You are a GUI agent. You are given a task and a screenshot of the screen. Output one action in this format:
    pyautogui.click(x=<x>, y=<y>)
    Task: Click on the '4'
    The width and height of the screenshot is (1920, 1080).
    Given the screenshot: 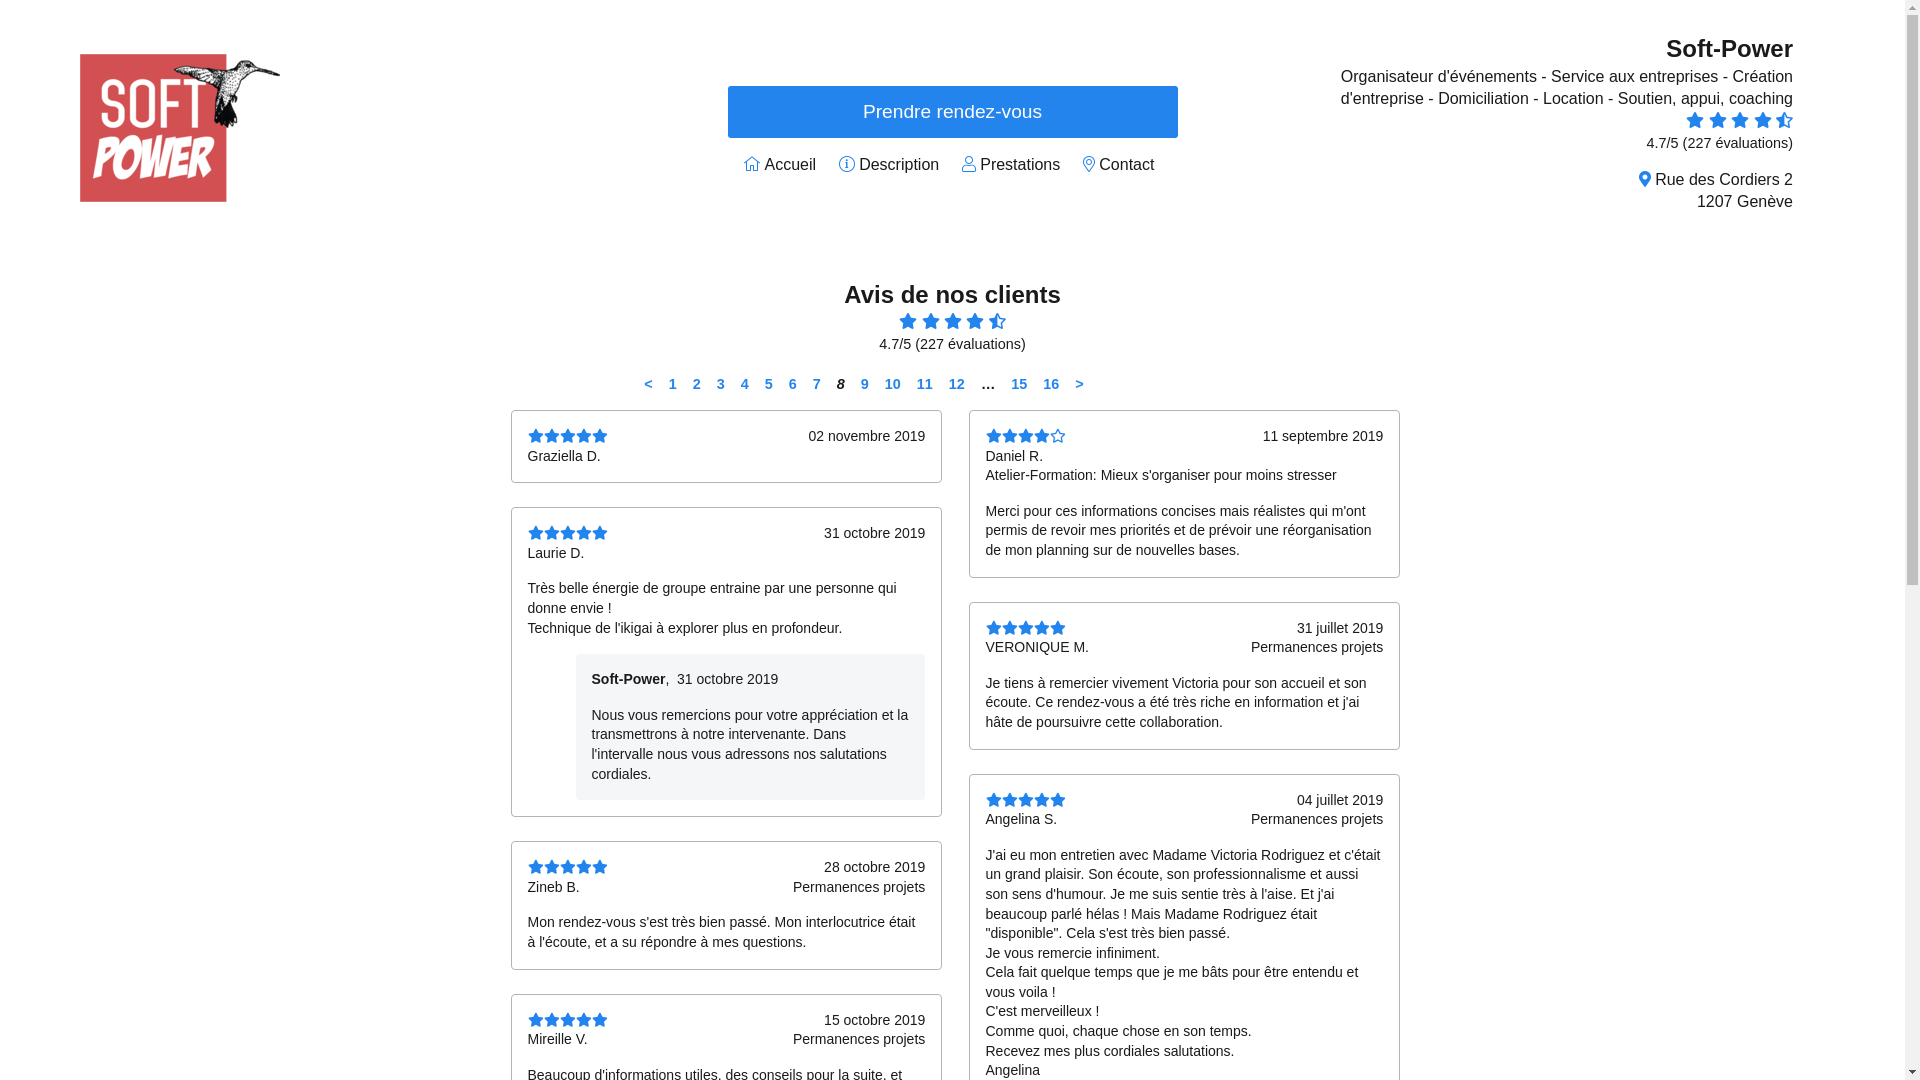 What is the action you would take?
    pyautogui.click(x=743, y=384)
    